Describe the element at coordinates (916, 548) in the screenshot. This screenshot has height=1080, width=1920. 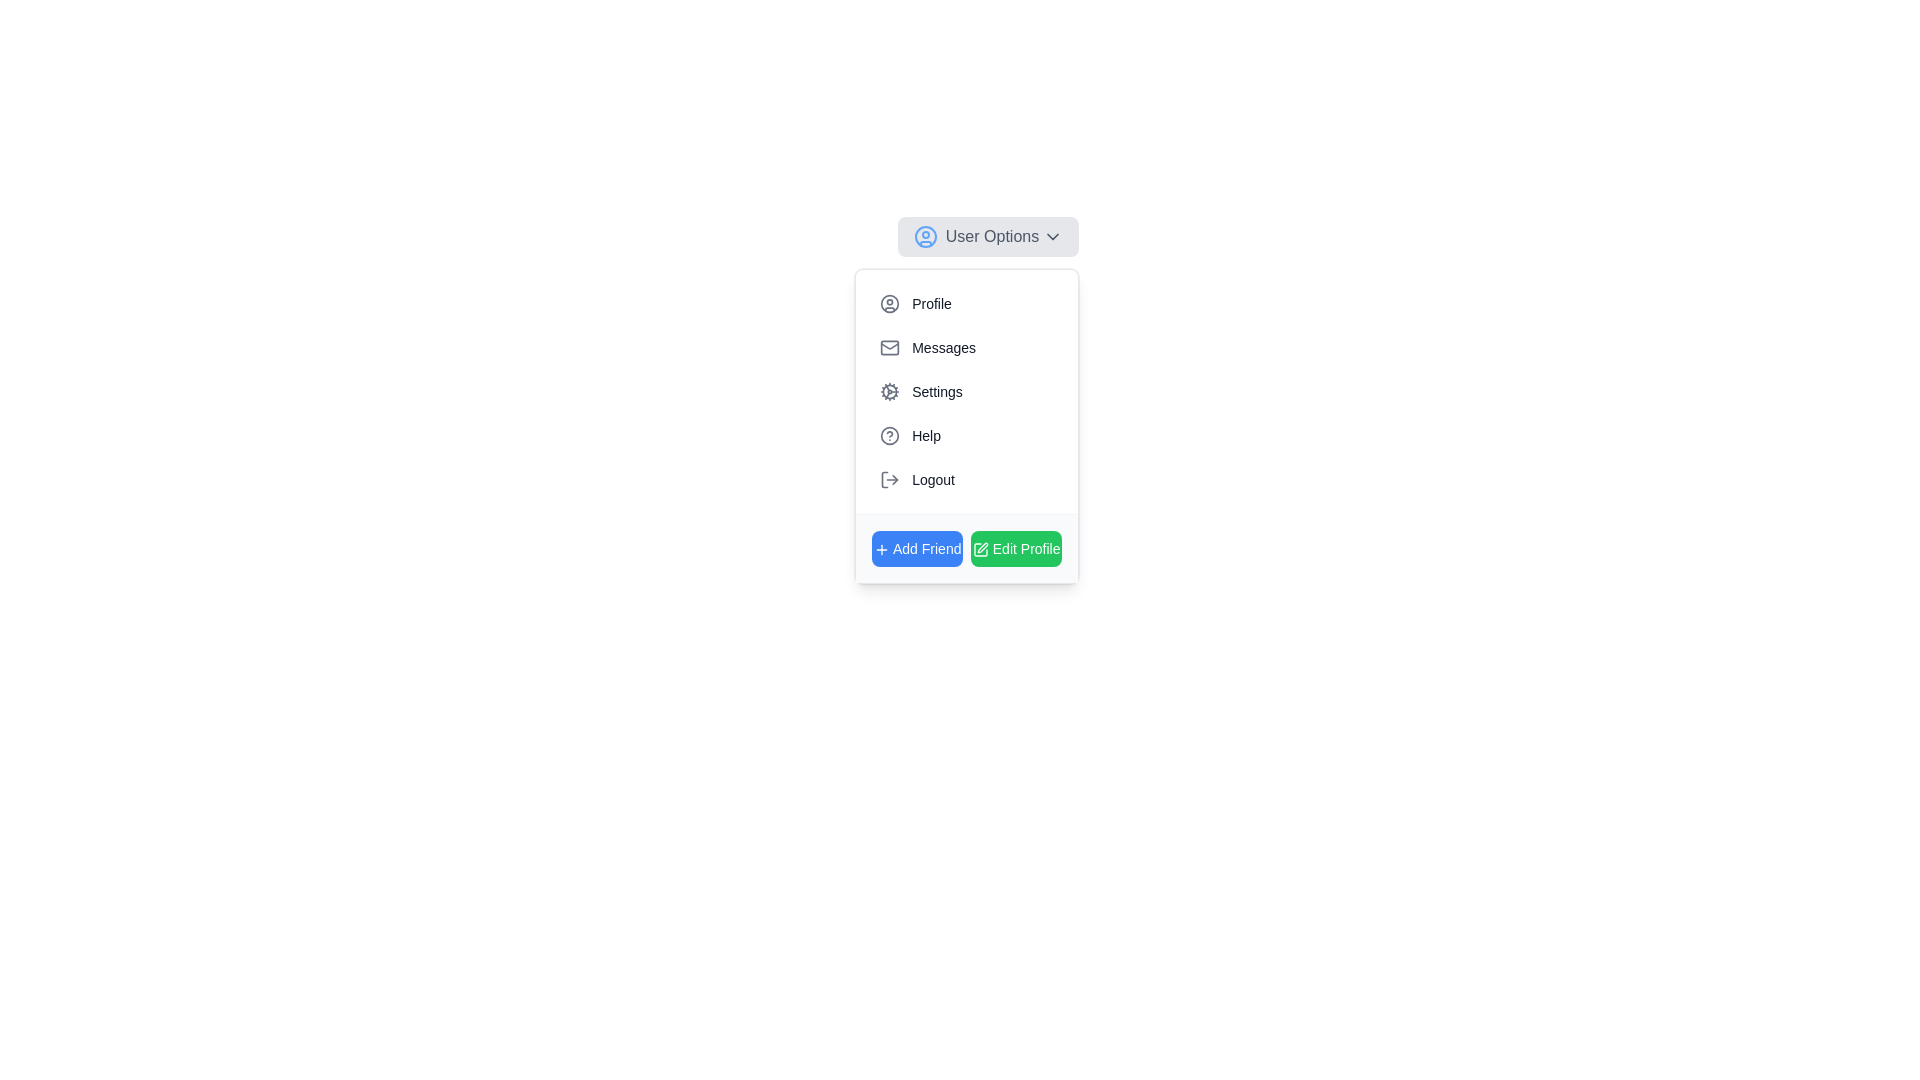
I see `the 'Add Friend' button with a blue background and white text` at that location.